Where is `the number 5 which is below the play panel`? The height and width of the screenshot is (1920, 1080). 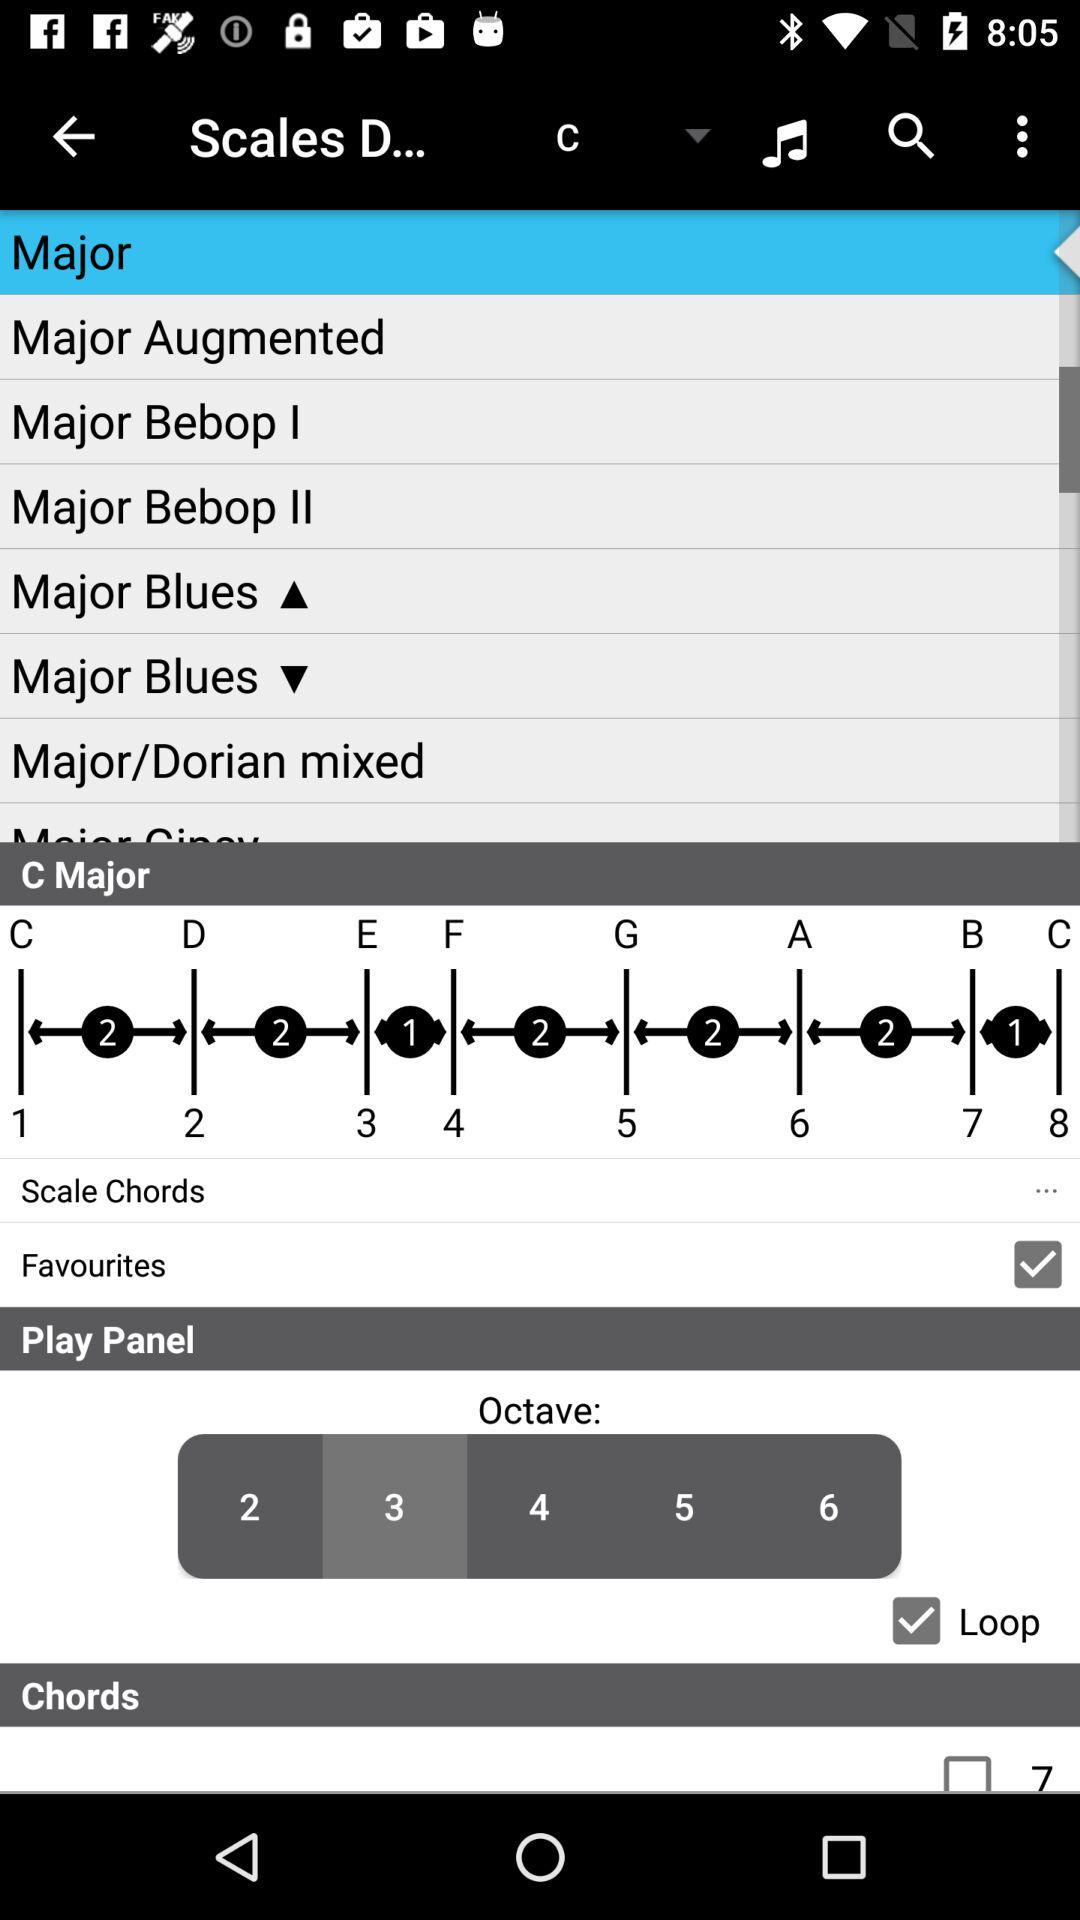 the number 5 which is below the play panel is located at coordinates (683, 1506).